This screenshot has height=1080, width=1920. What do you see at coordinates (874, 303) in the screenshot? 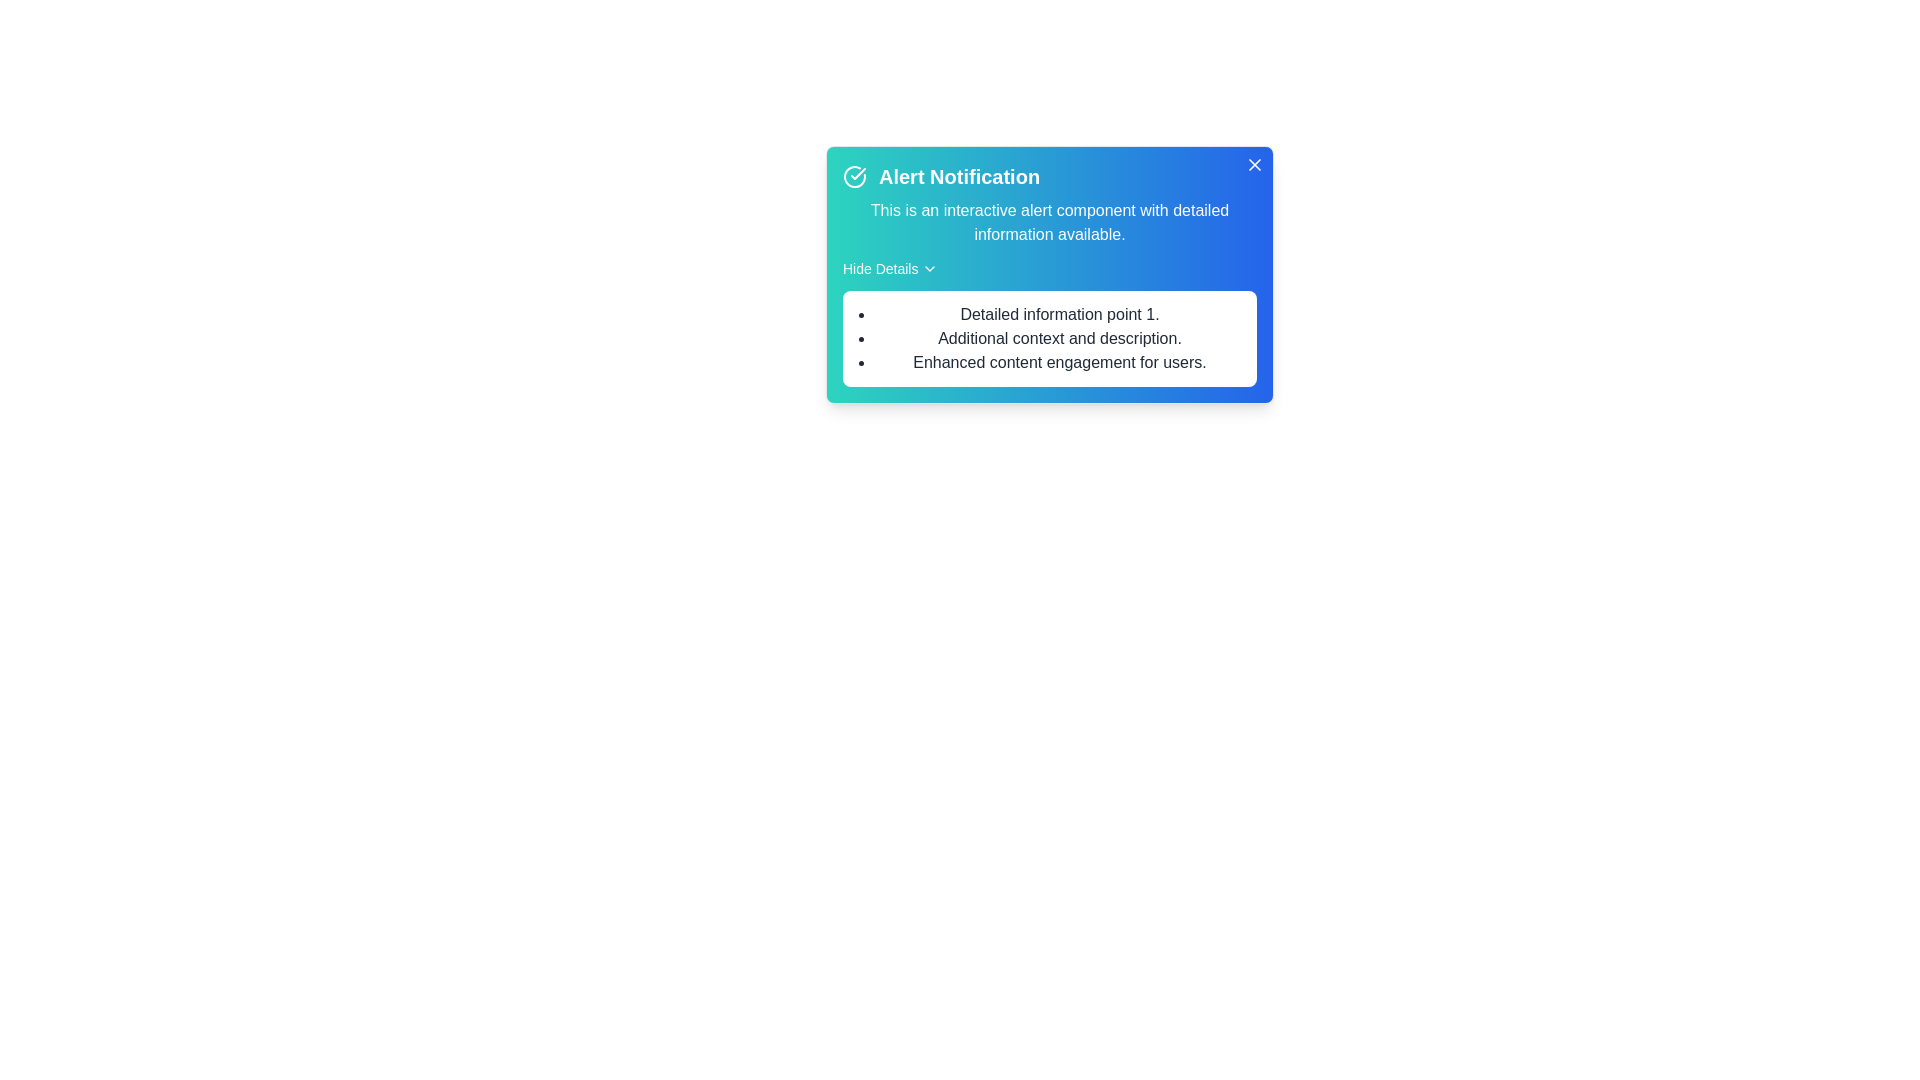
I see `the detailed information text for copying` at bounding box center [874, 303].